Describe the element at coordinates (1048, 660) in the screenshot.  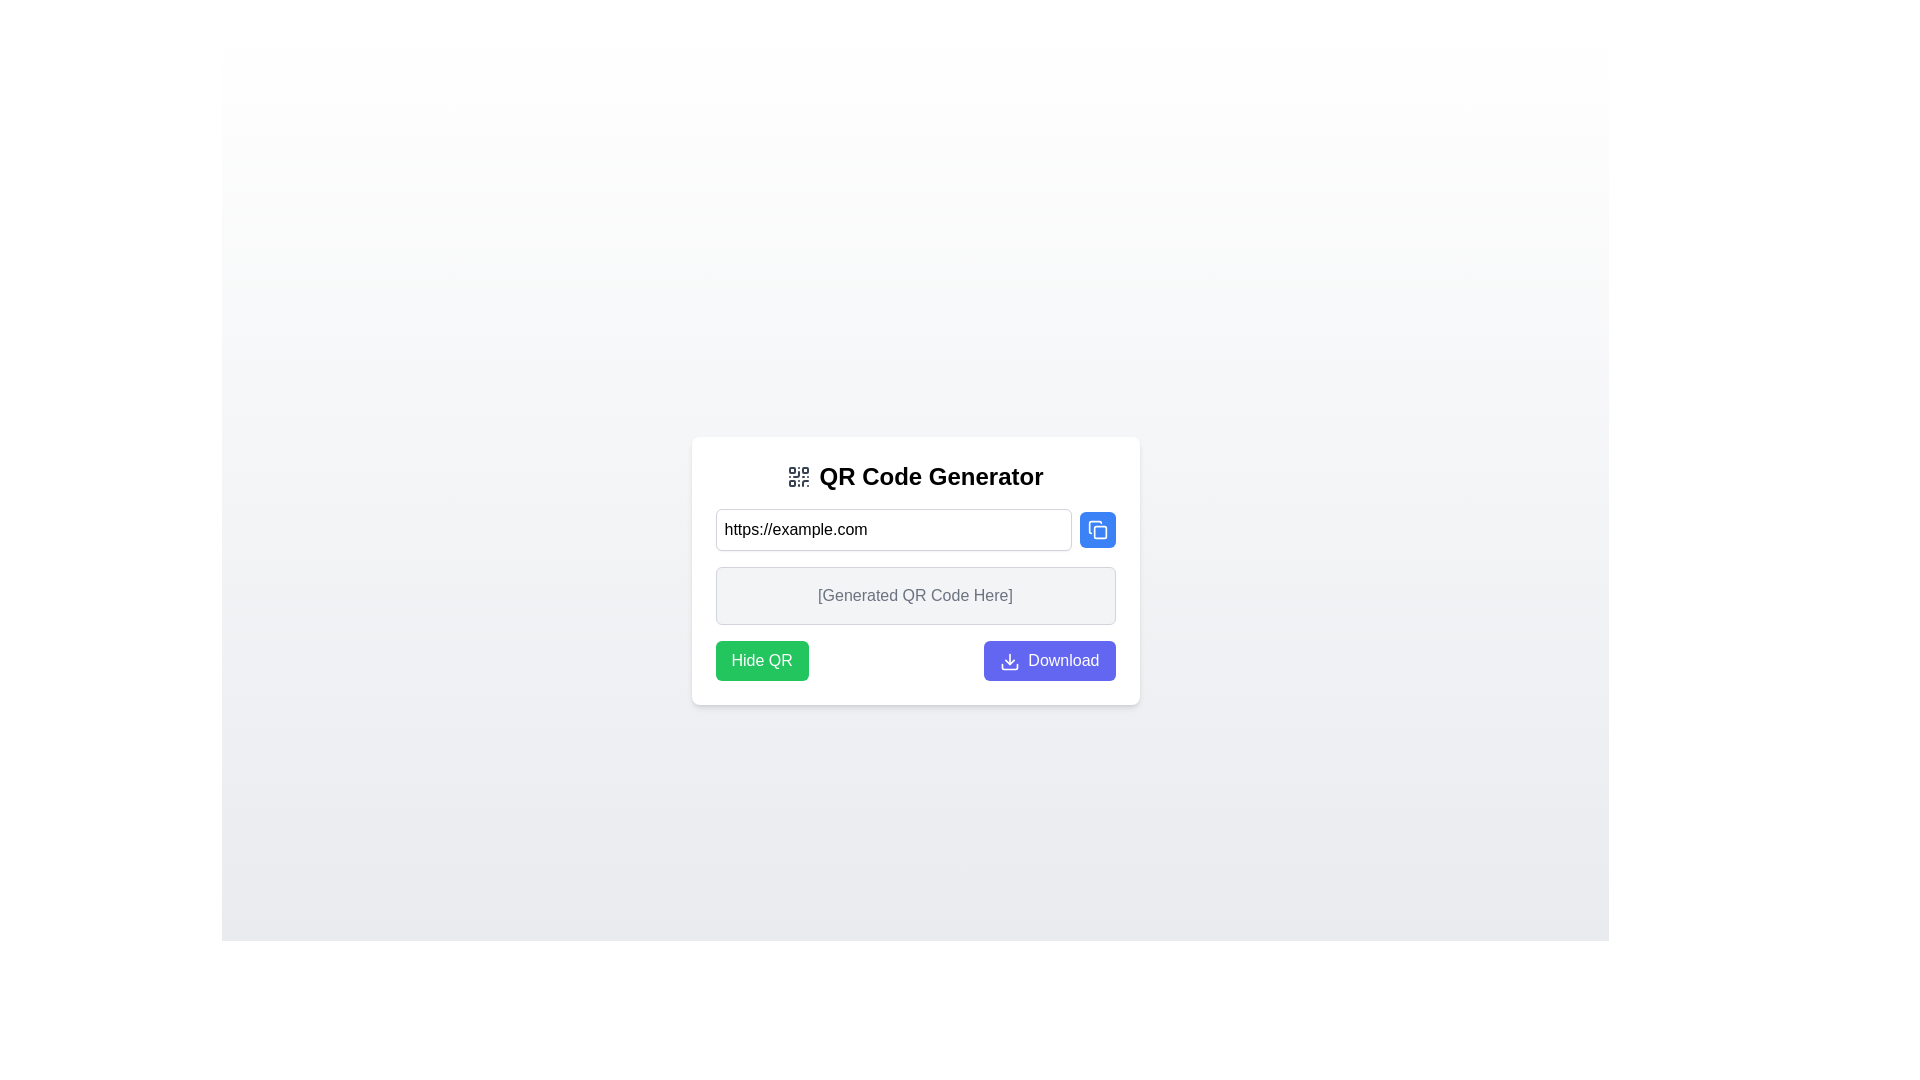
I see `the download button located in the lower-right corner of the card interface` at that location.